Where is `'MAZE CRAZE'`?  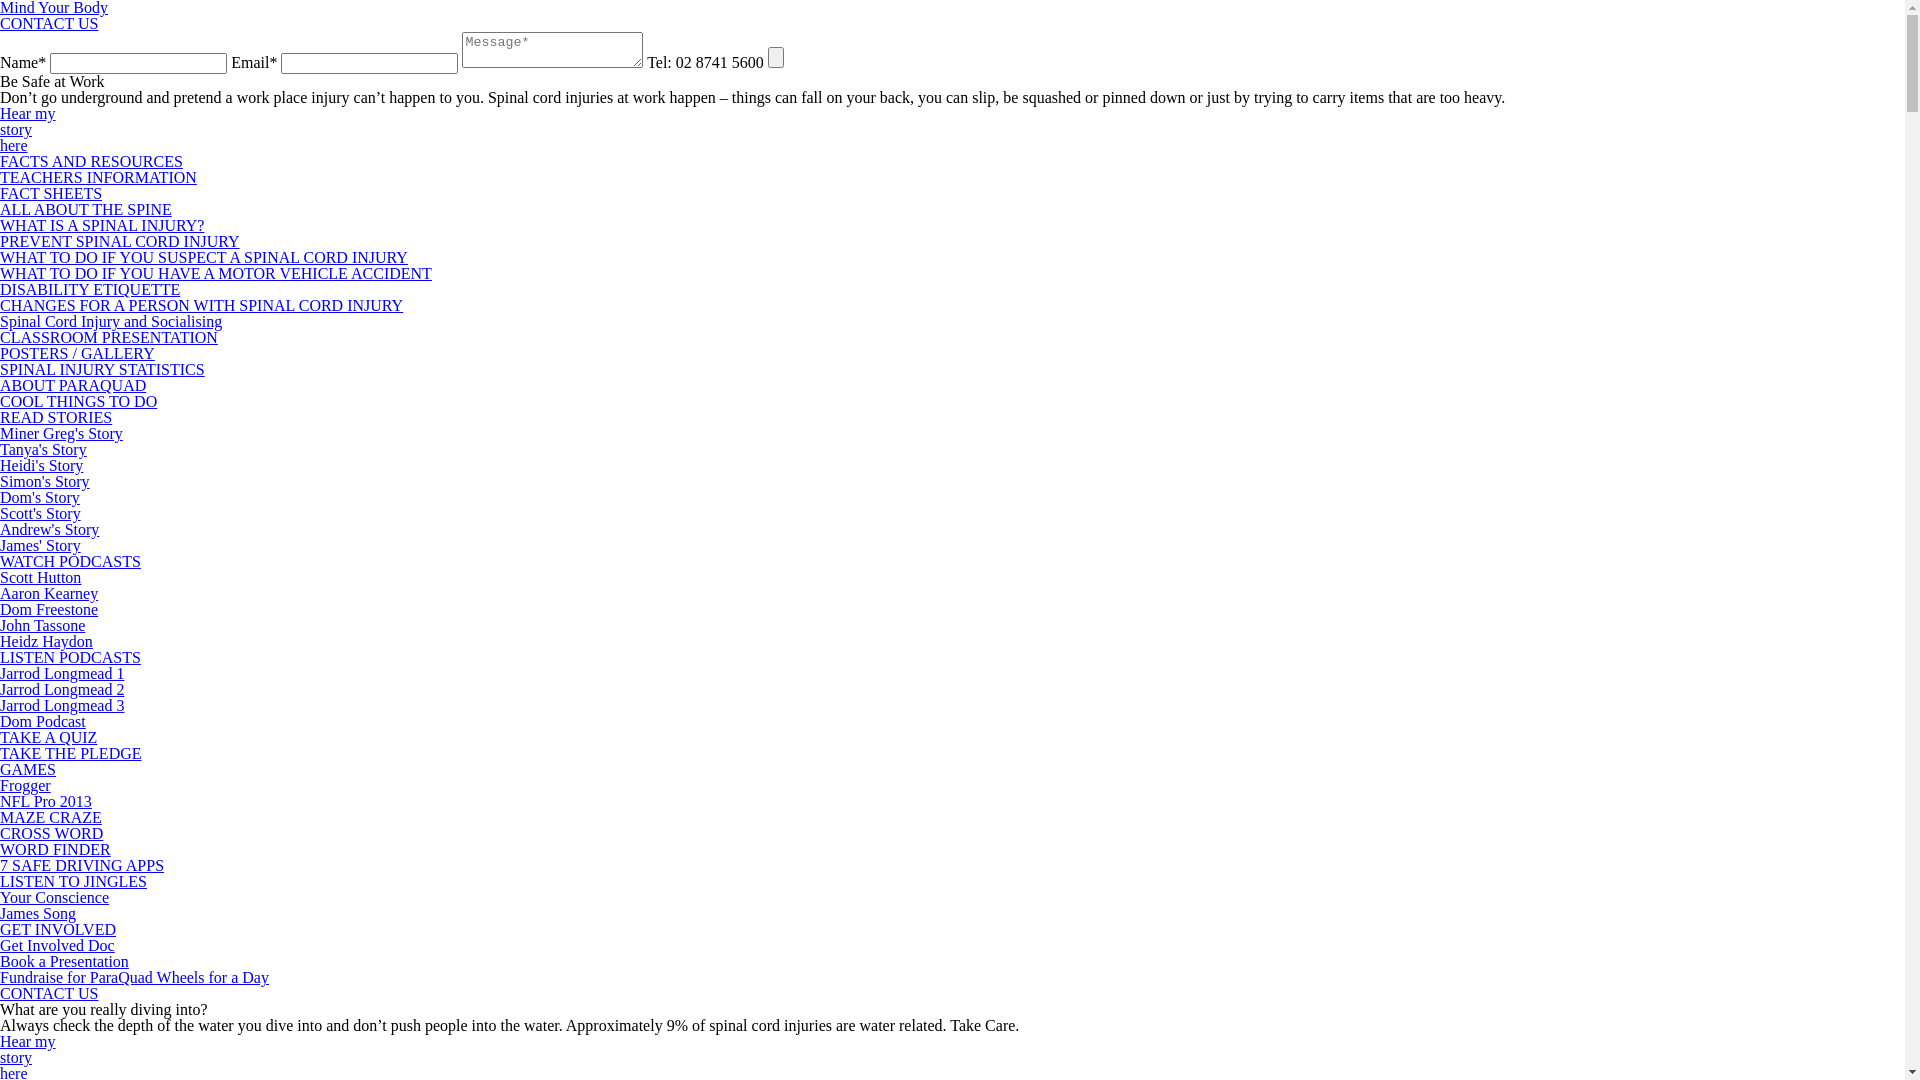 'MAZE CRAZE' is located at coordinates (51, 817).